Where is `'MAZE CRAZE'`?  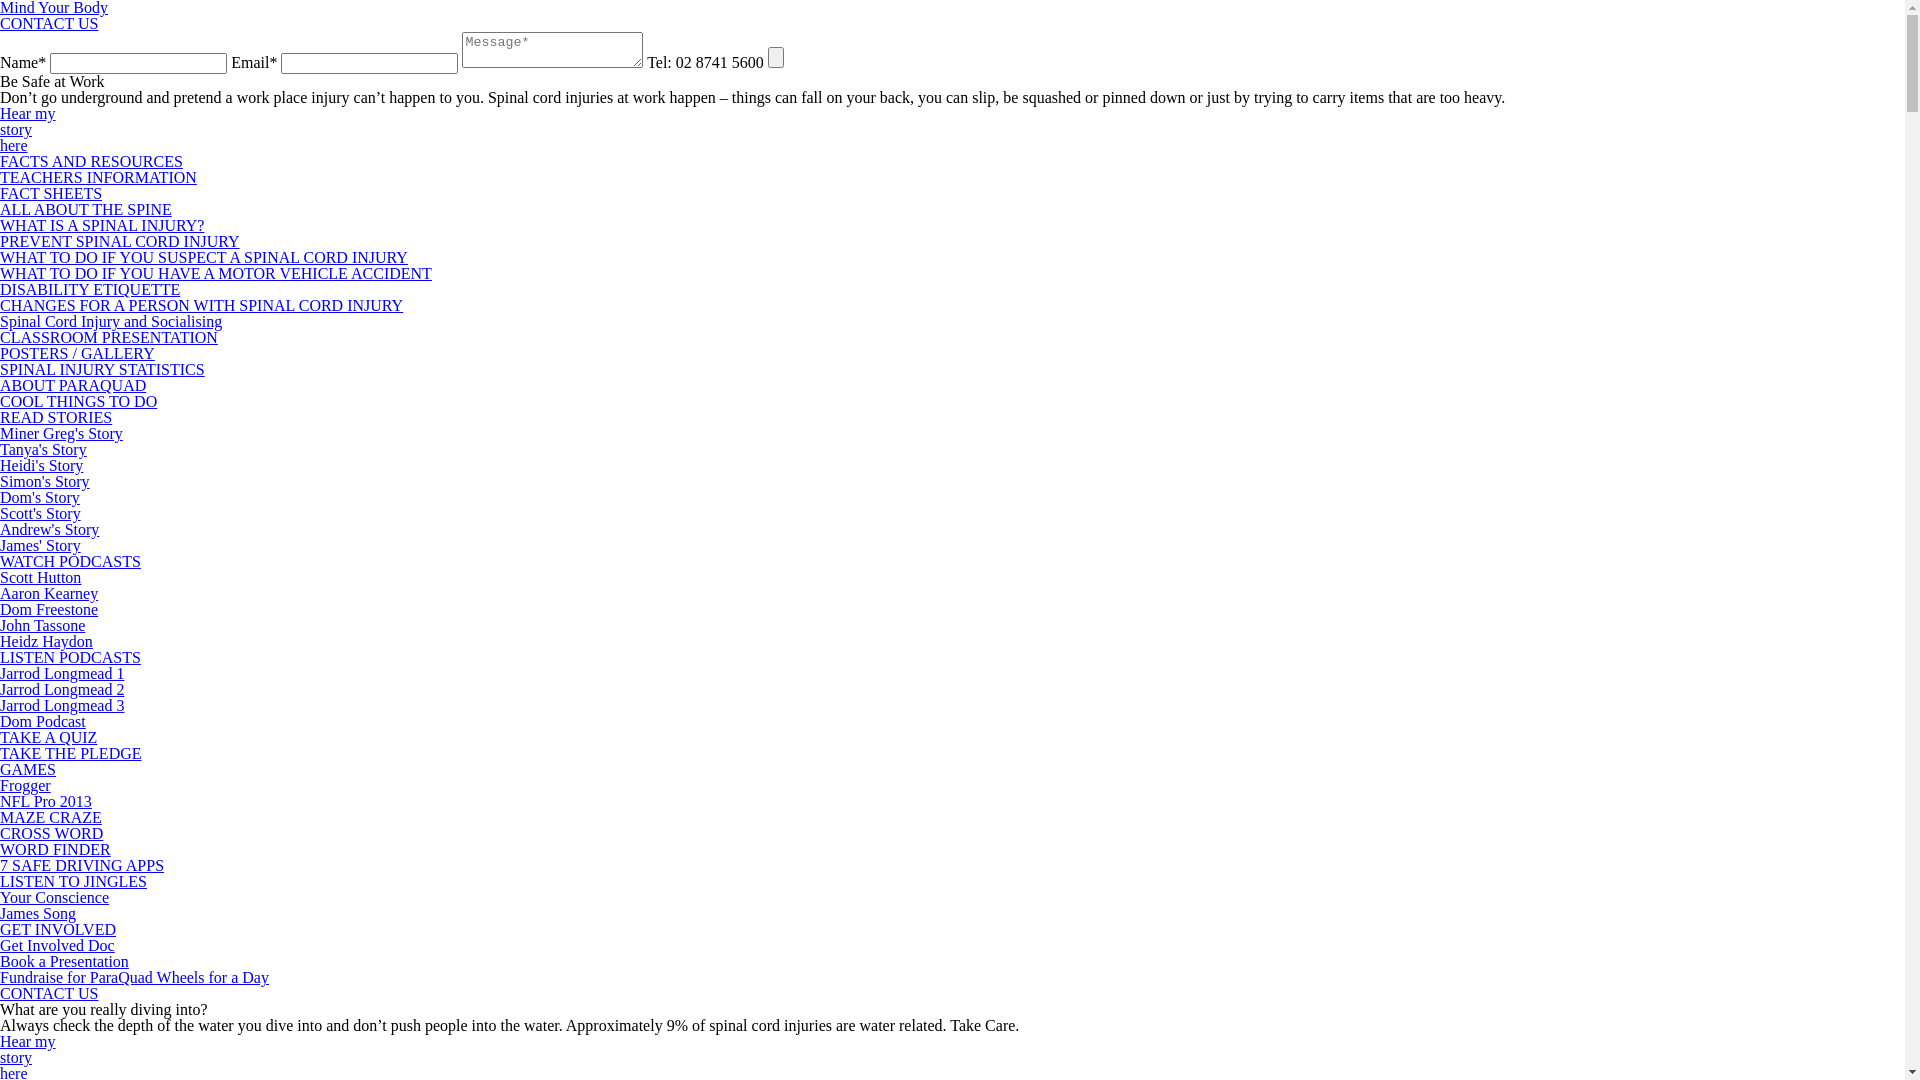 'MAZE CRAZE' is located at coordinates (51, 817).